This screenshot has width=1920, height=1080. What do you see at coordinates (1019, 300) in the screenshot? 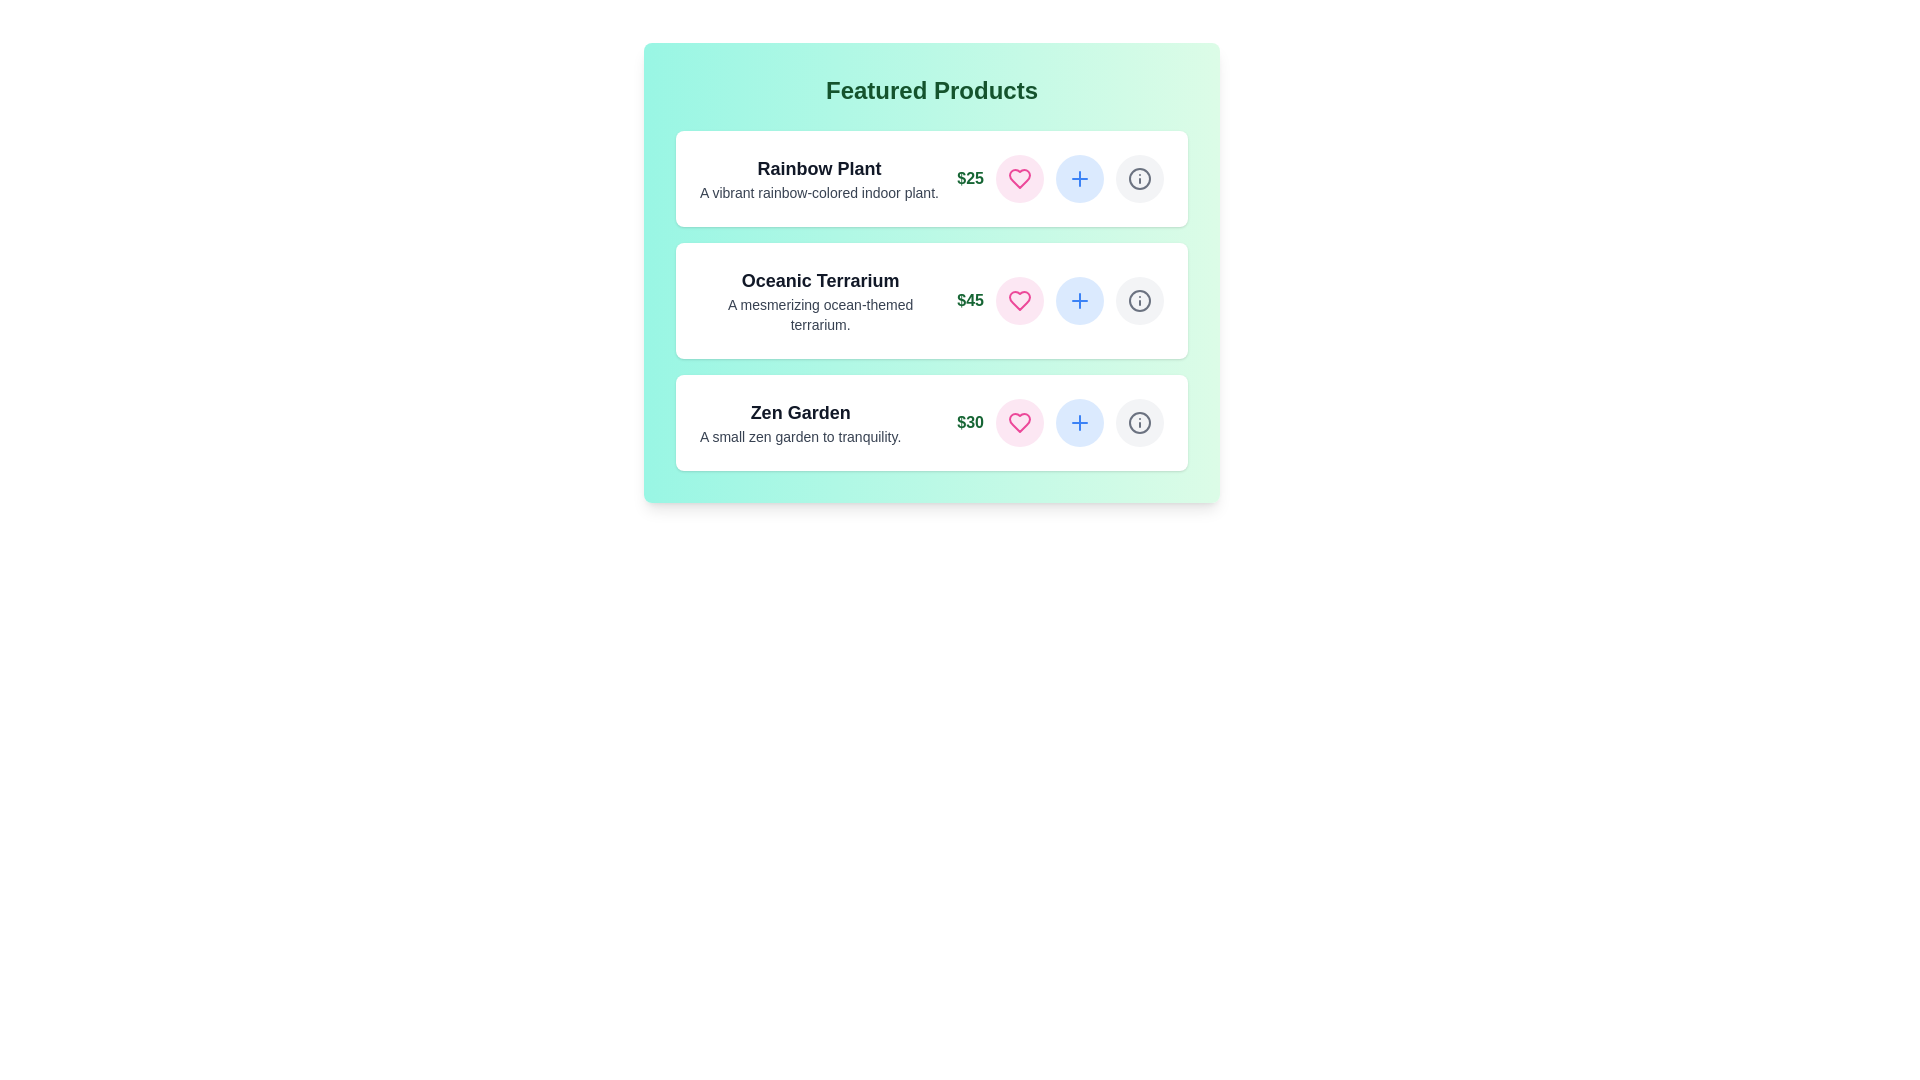
I see `heart button to favorite the product Oceanic Terrarium` at bounding box center [1019, 300].